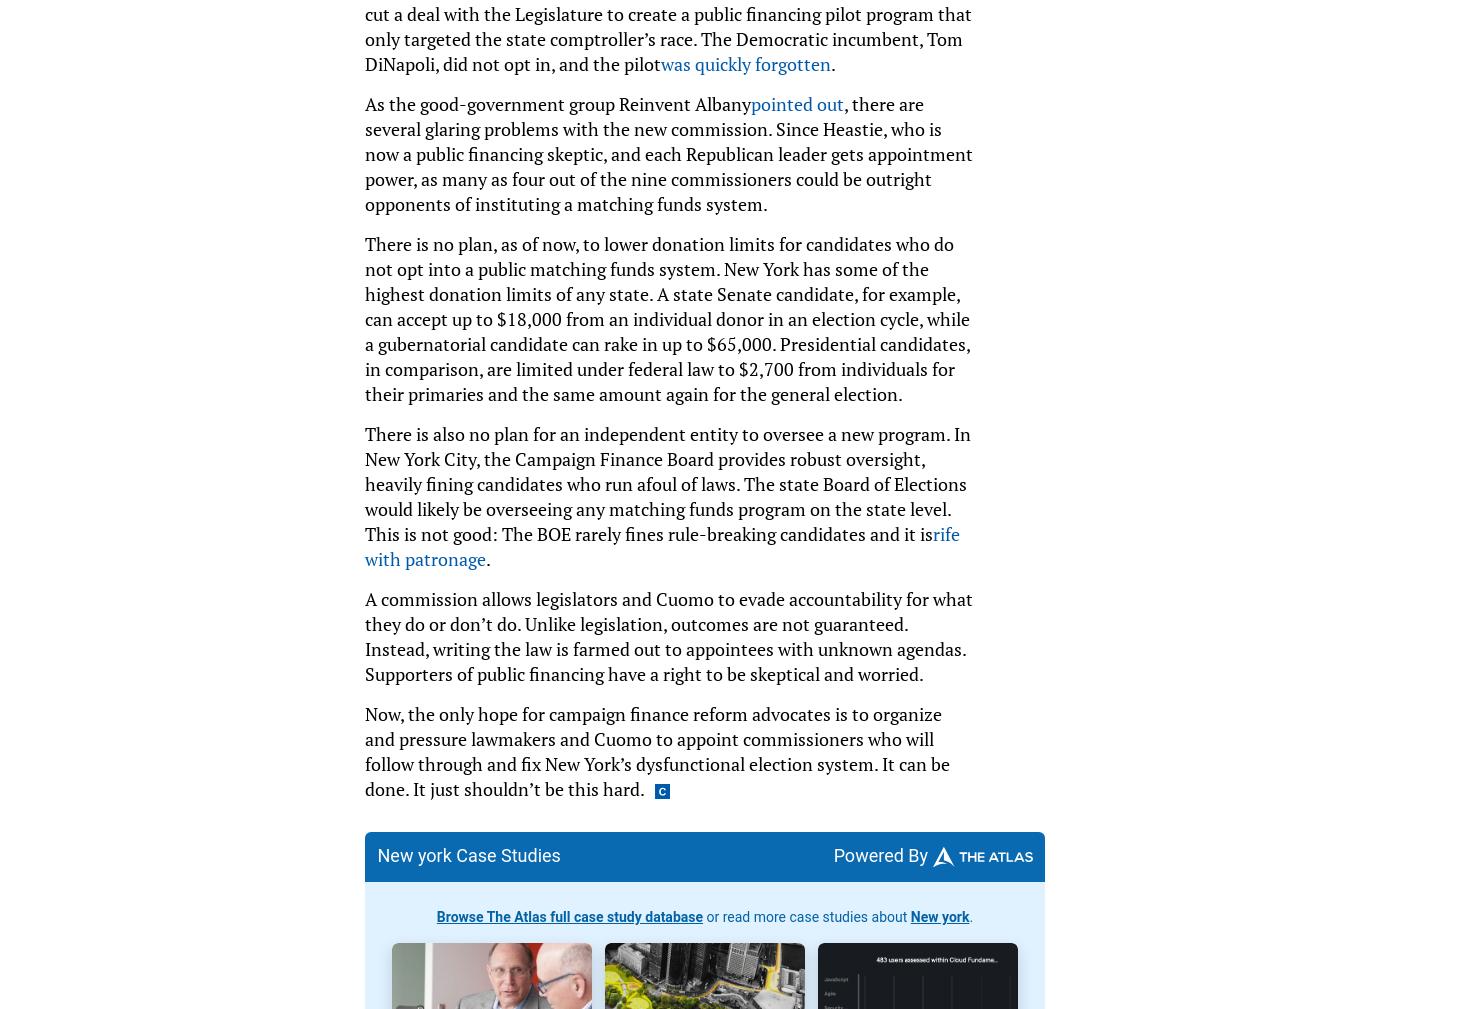  Describe the element at coordinates (656, 750) in the screenshot. I see `'Now, the only hope for campaign finance reform advocates is to organize and pressure lawmakers and Cuomo to appoint commissioners who will follow through and fix New York’s dysfunctional election system. It can be done. It just shouldn’t be this hard.'` at that location.